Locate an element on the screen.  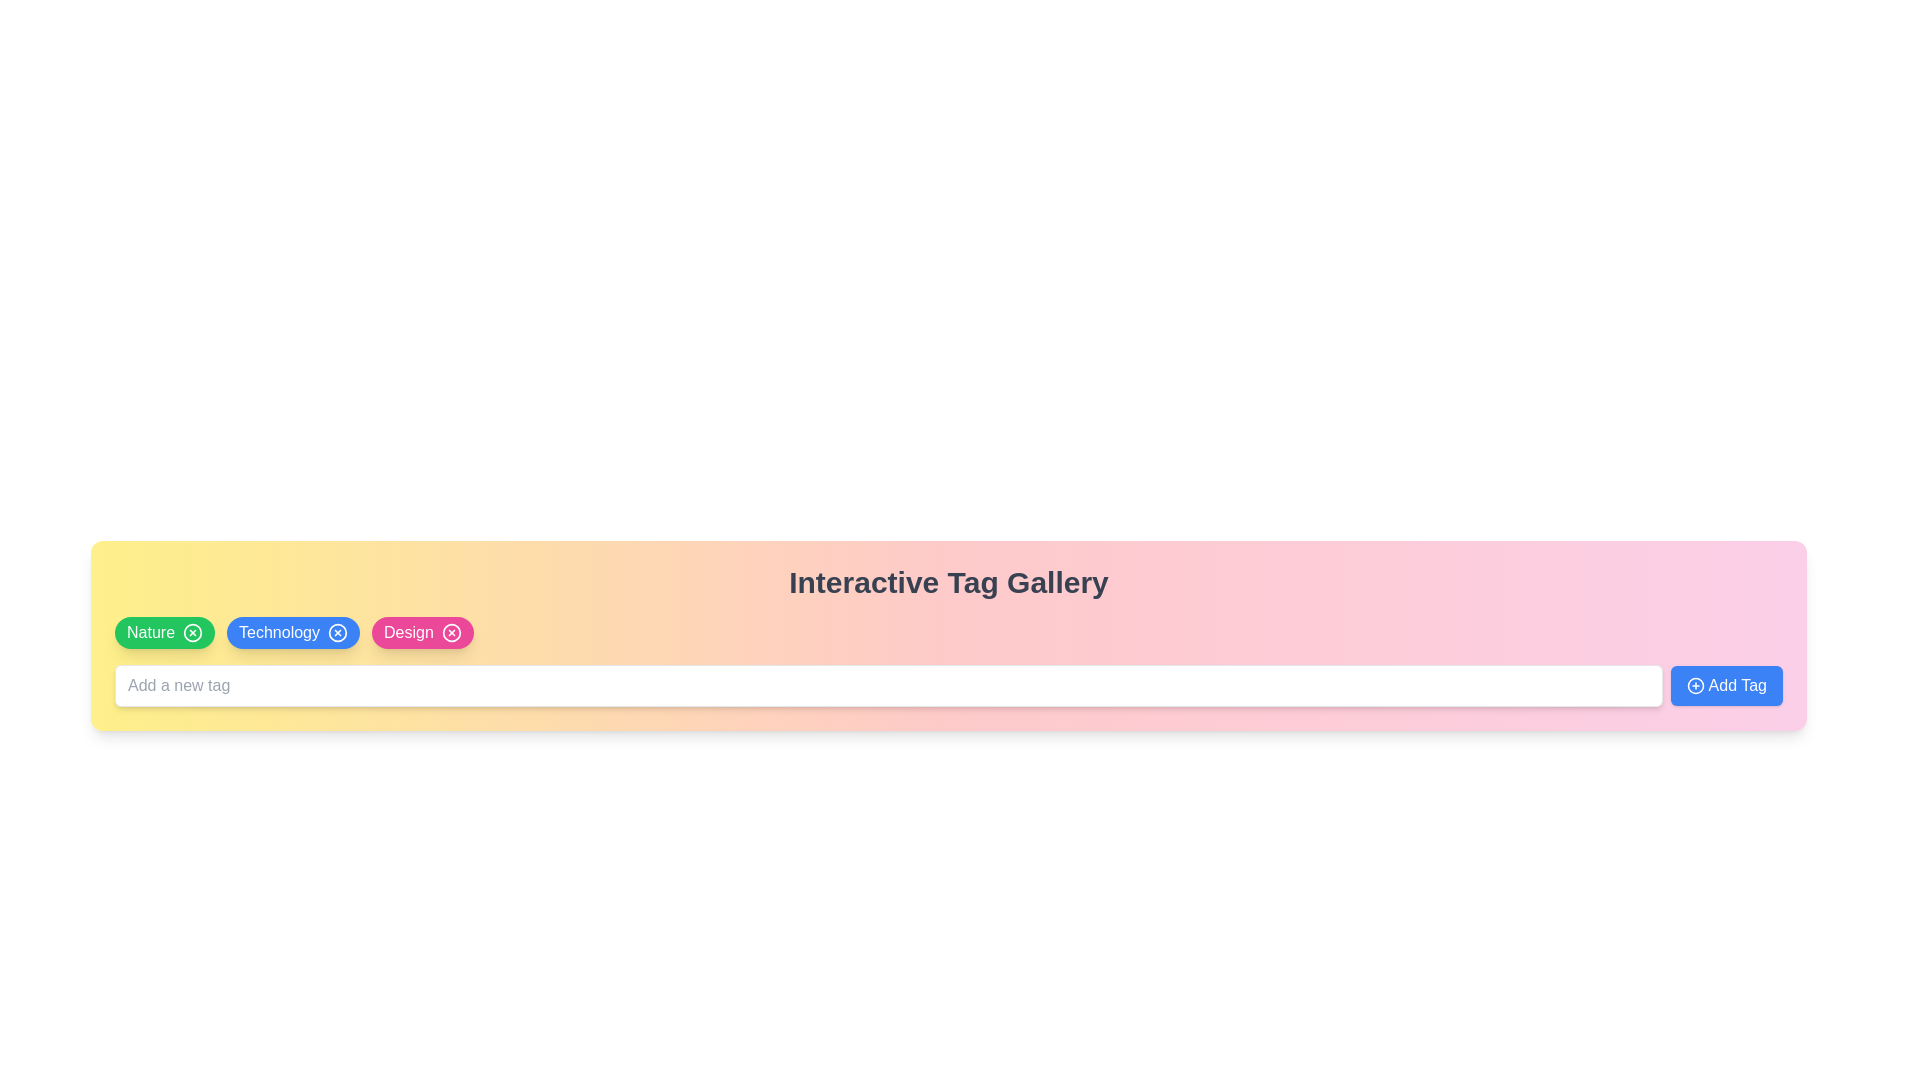
the 'Add Tag' button in the 'Interactive Tag Gallery' section, which allows users to submit new tags is located at coordinates (948, 685).